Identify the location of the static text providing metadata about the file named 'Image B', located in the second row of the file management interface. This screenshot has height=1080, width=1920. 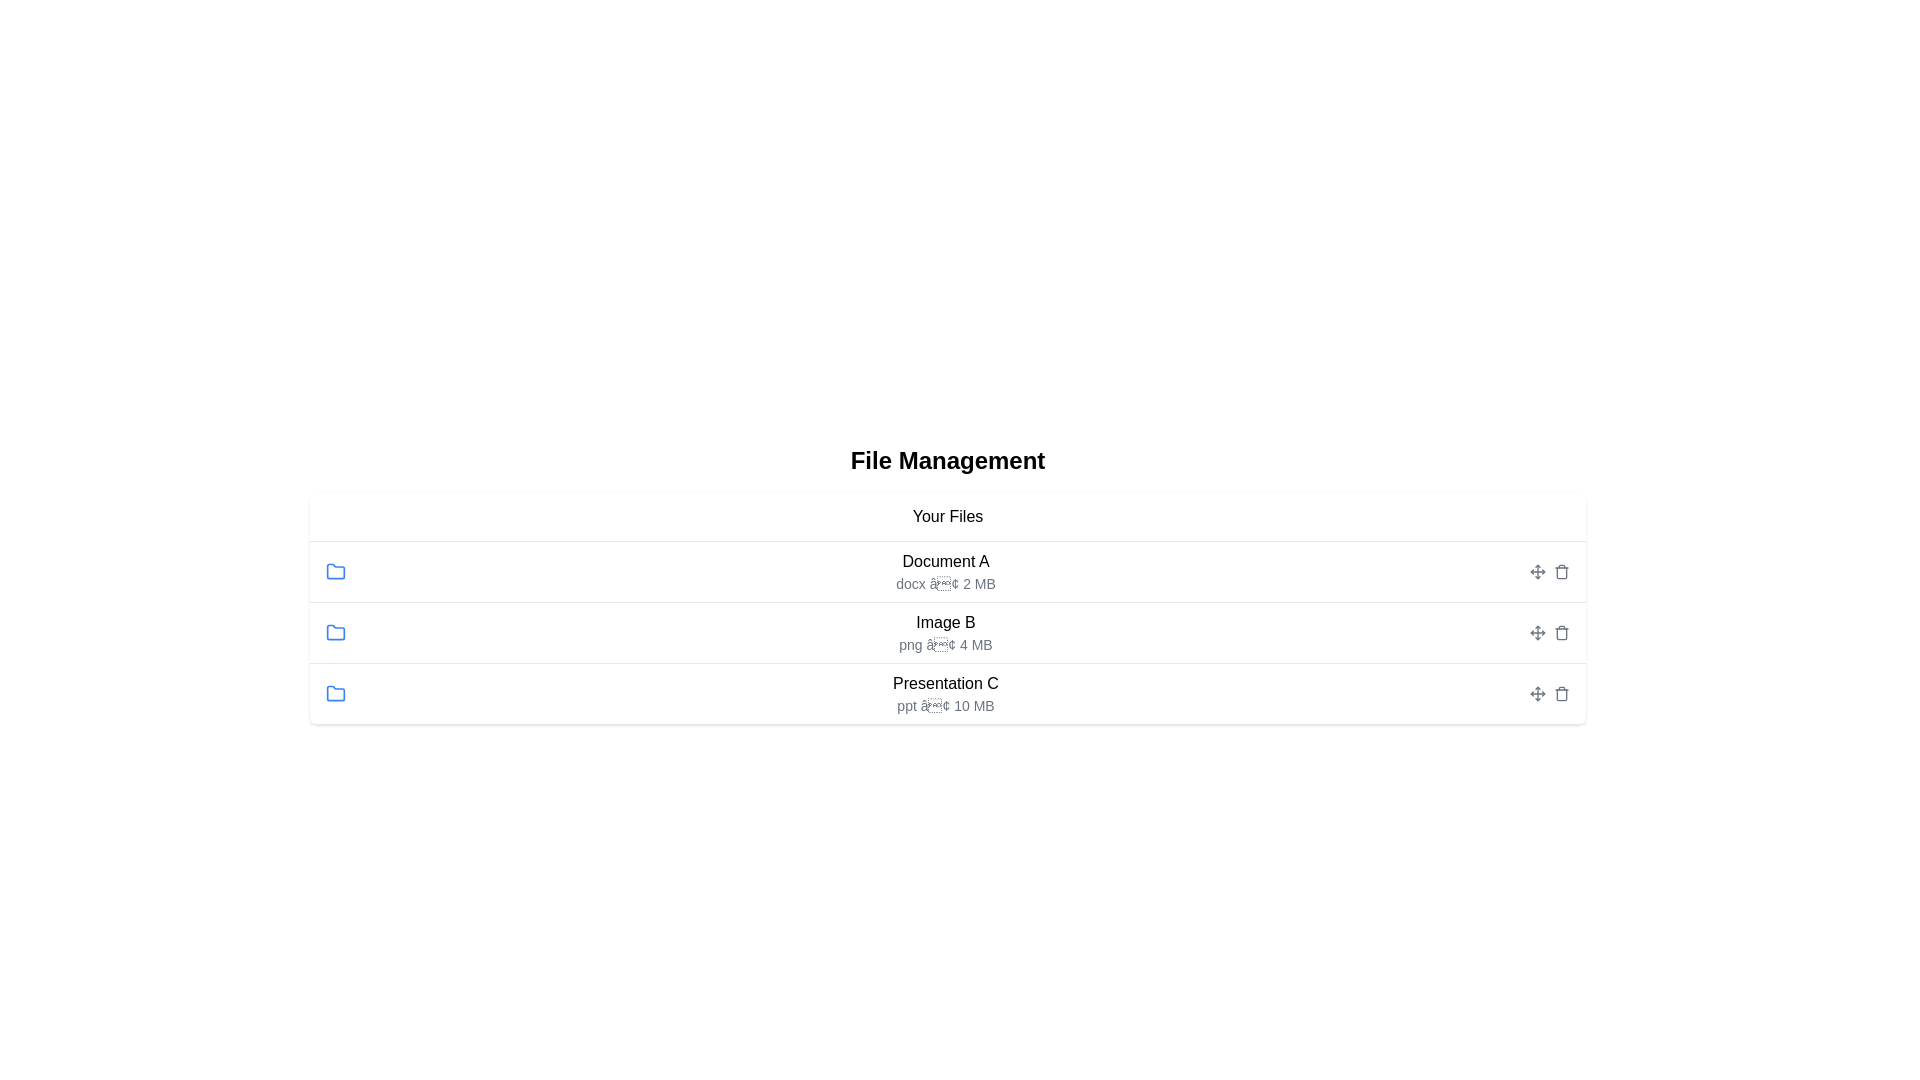
(944, 644).